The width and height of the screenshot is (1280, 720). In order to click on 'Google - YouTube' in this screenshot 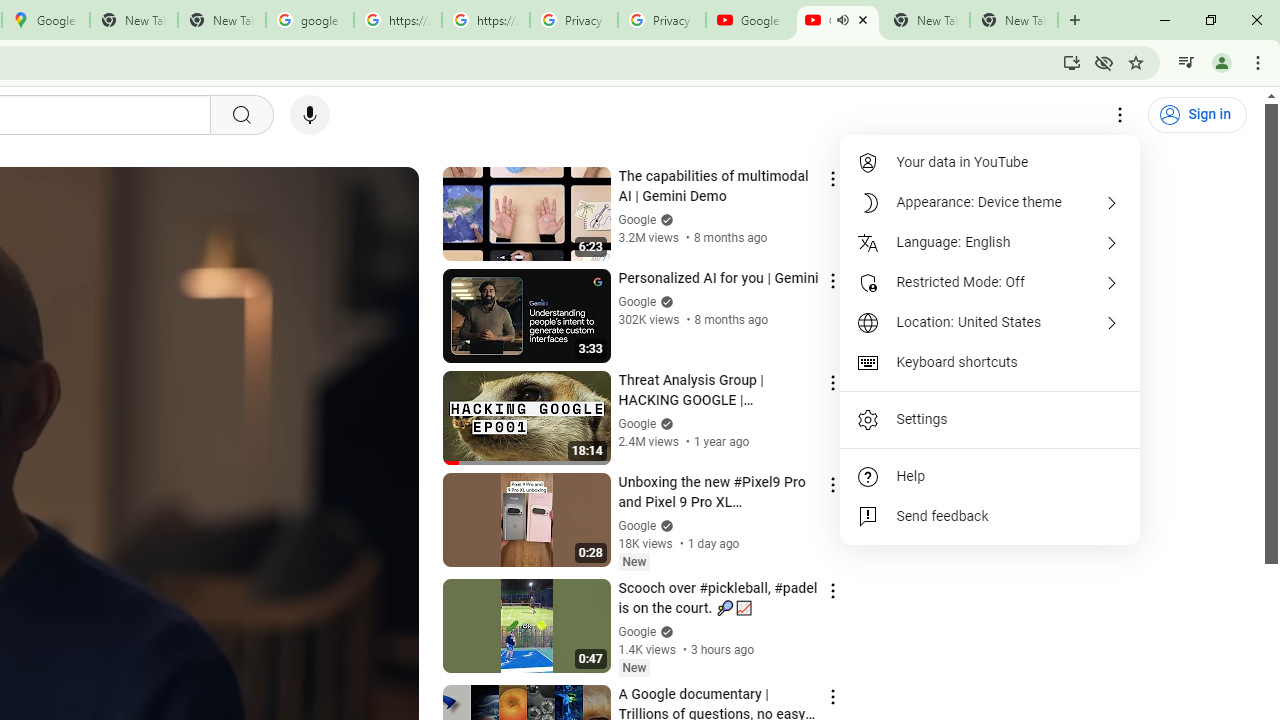, I will do `click(749, 20)`.